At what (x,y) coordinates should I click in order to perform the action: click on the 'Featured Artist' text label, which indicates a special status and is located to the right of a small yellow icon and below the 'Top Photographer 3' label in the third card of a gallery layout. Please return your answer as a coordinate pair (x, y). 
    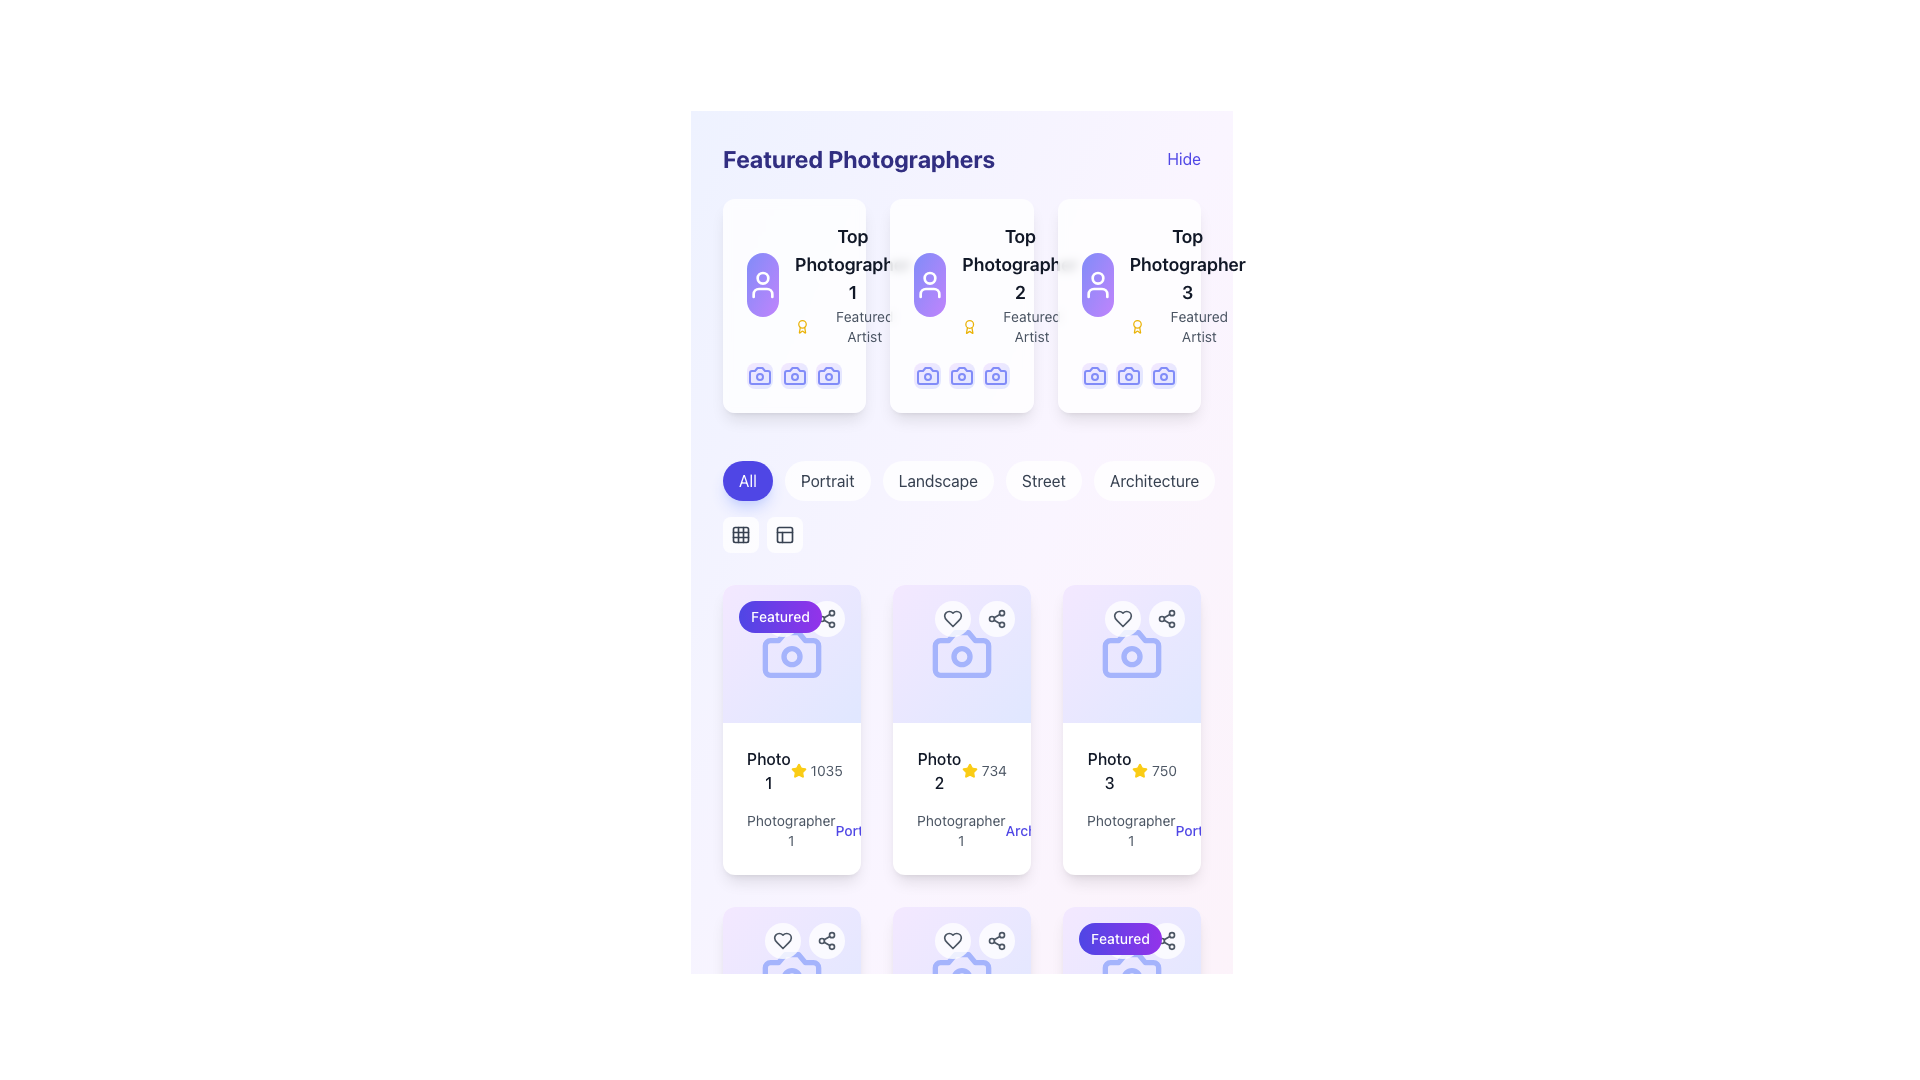
    Looking at the image, I should click on (1199, 326).